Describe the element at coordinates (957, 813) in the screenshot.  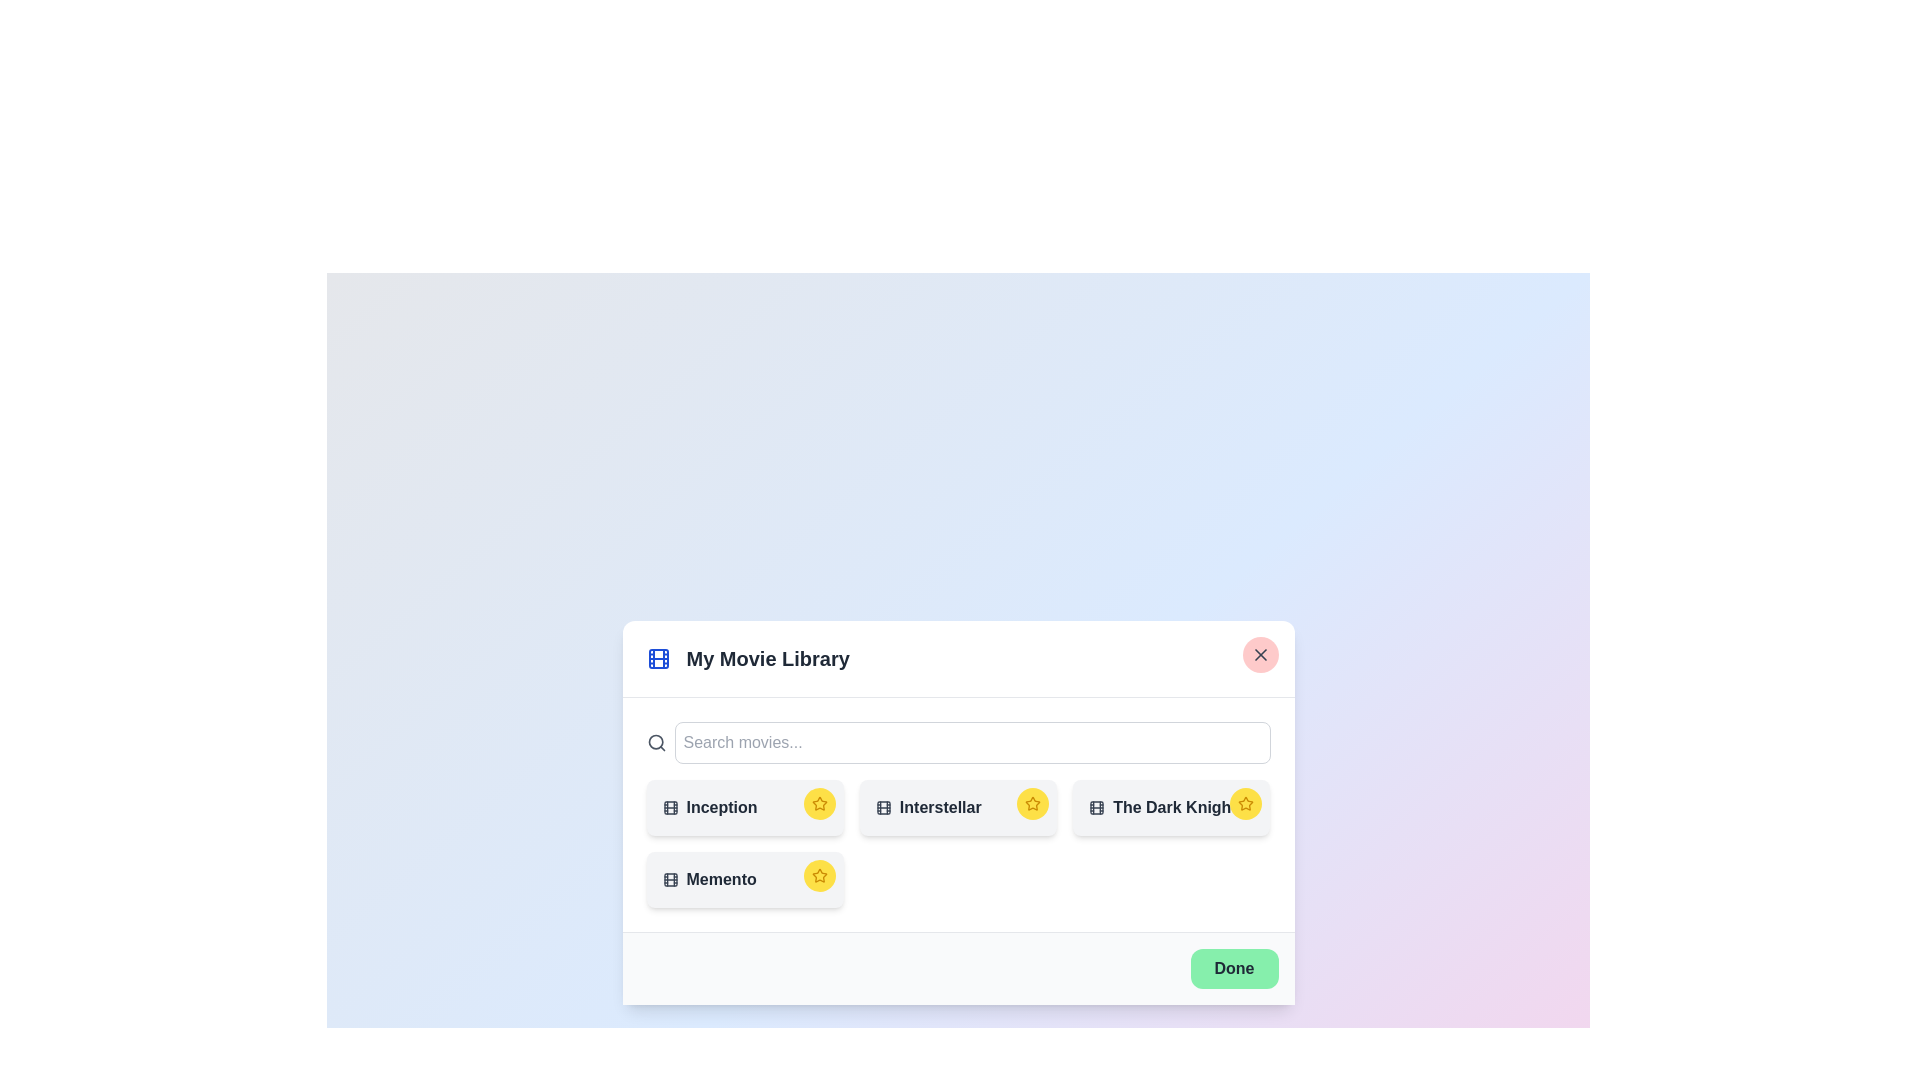
I see `any of the movies listed in the dialog box to interact with them` at that location.